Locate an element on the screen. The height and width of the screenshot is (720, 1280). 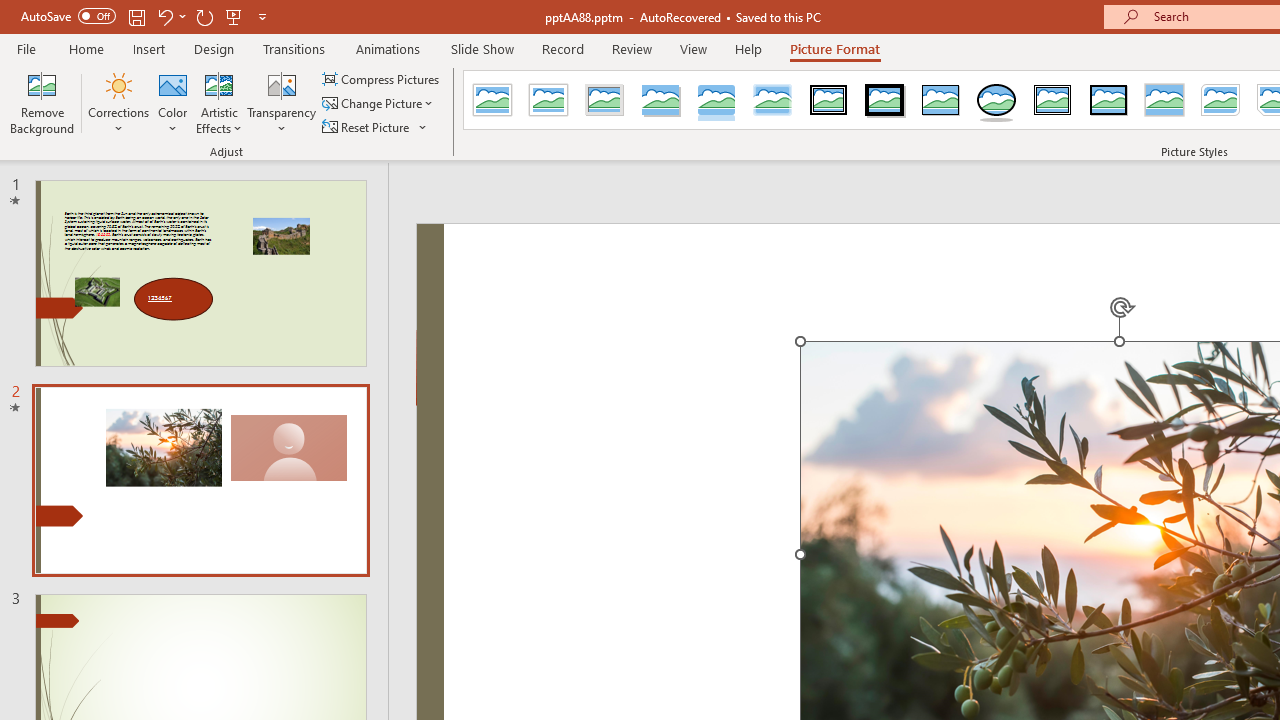
'Thick Matte, Black' is located at coordinates (884, 100).